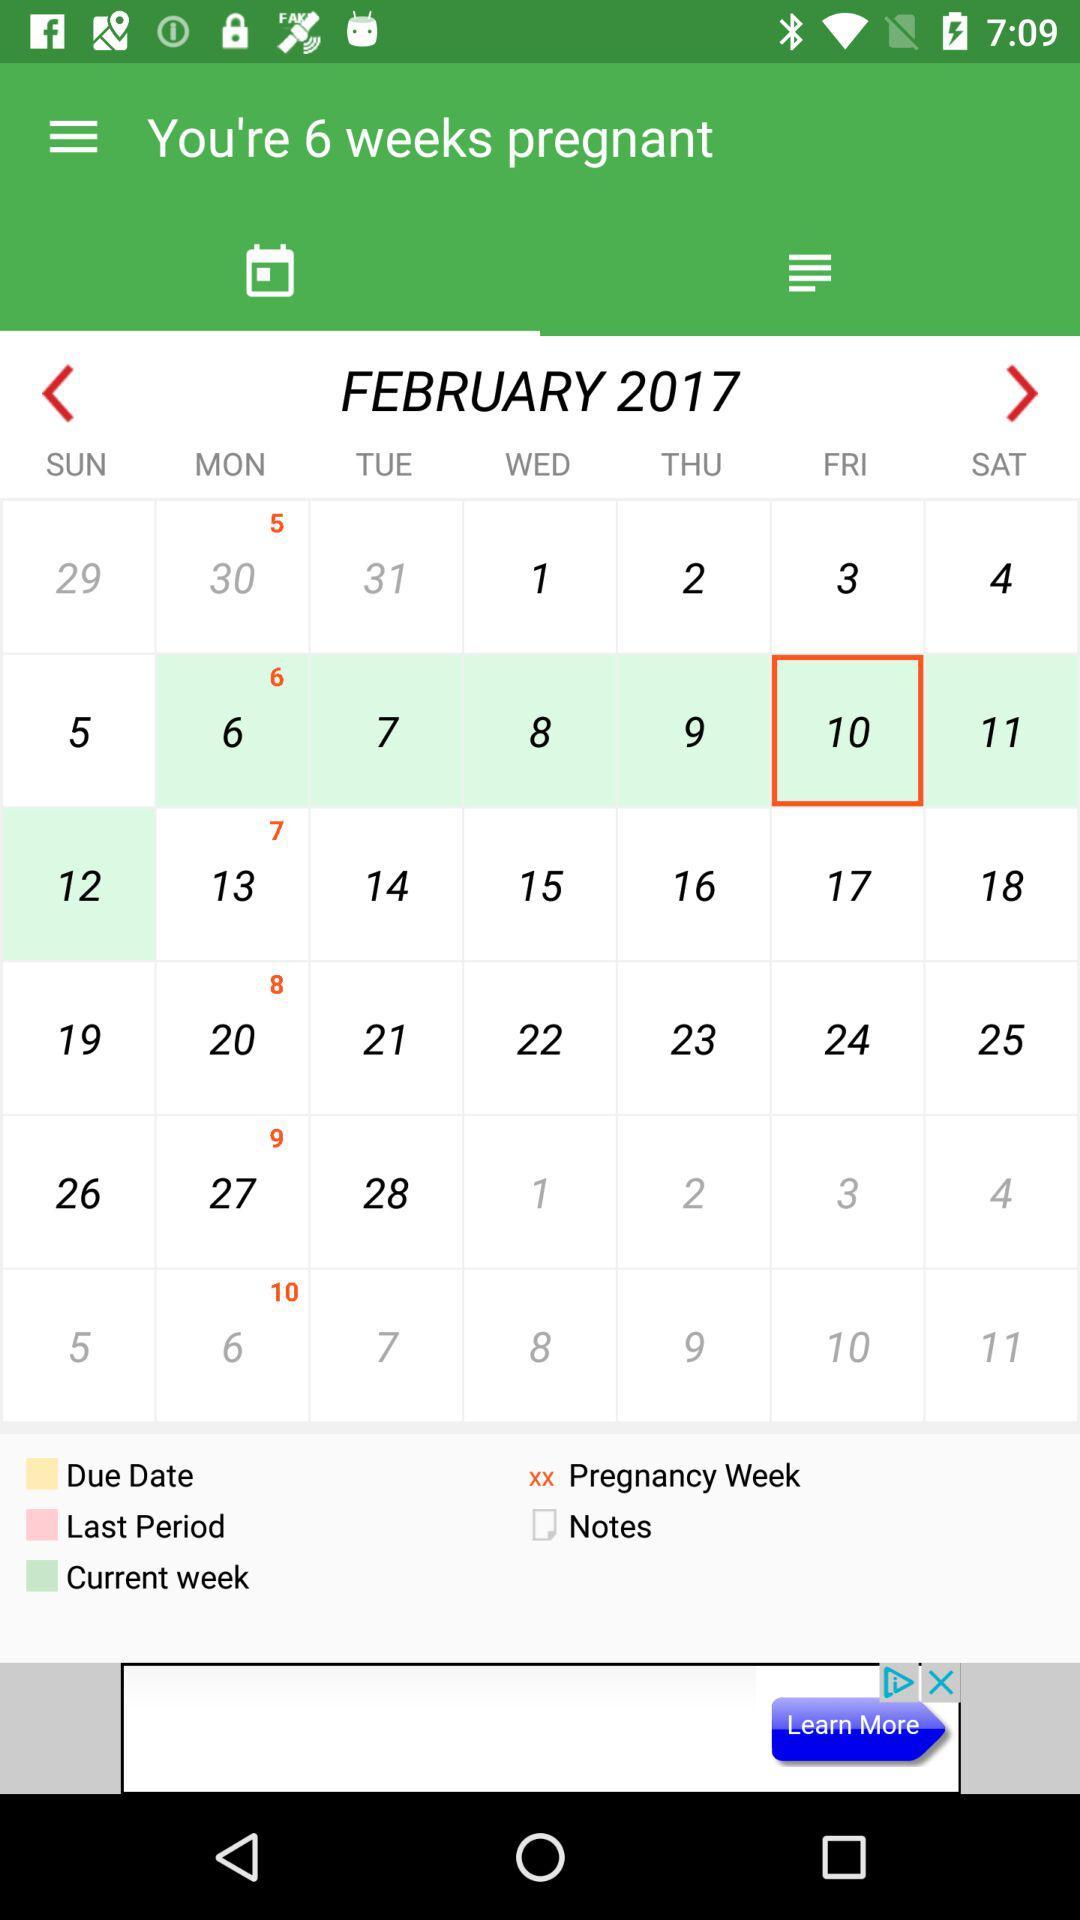  Describe the element at coordinates (56, 393) in the screenshot. I see `previous month` at that location.